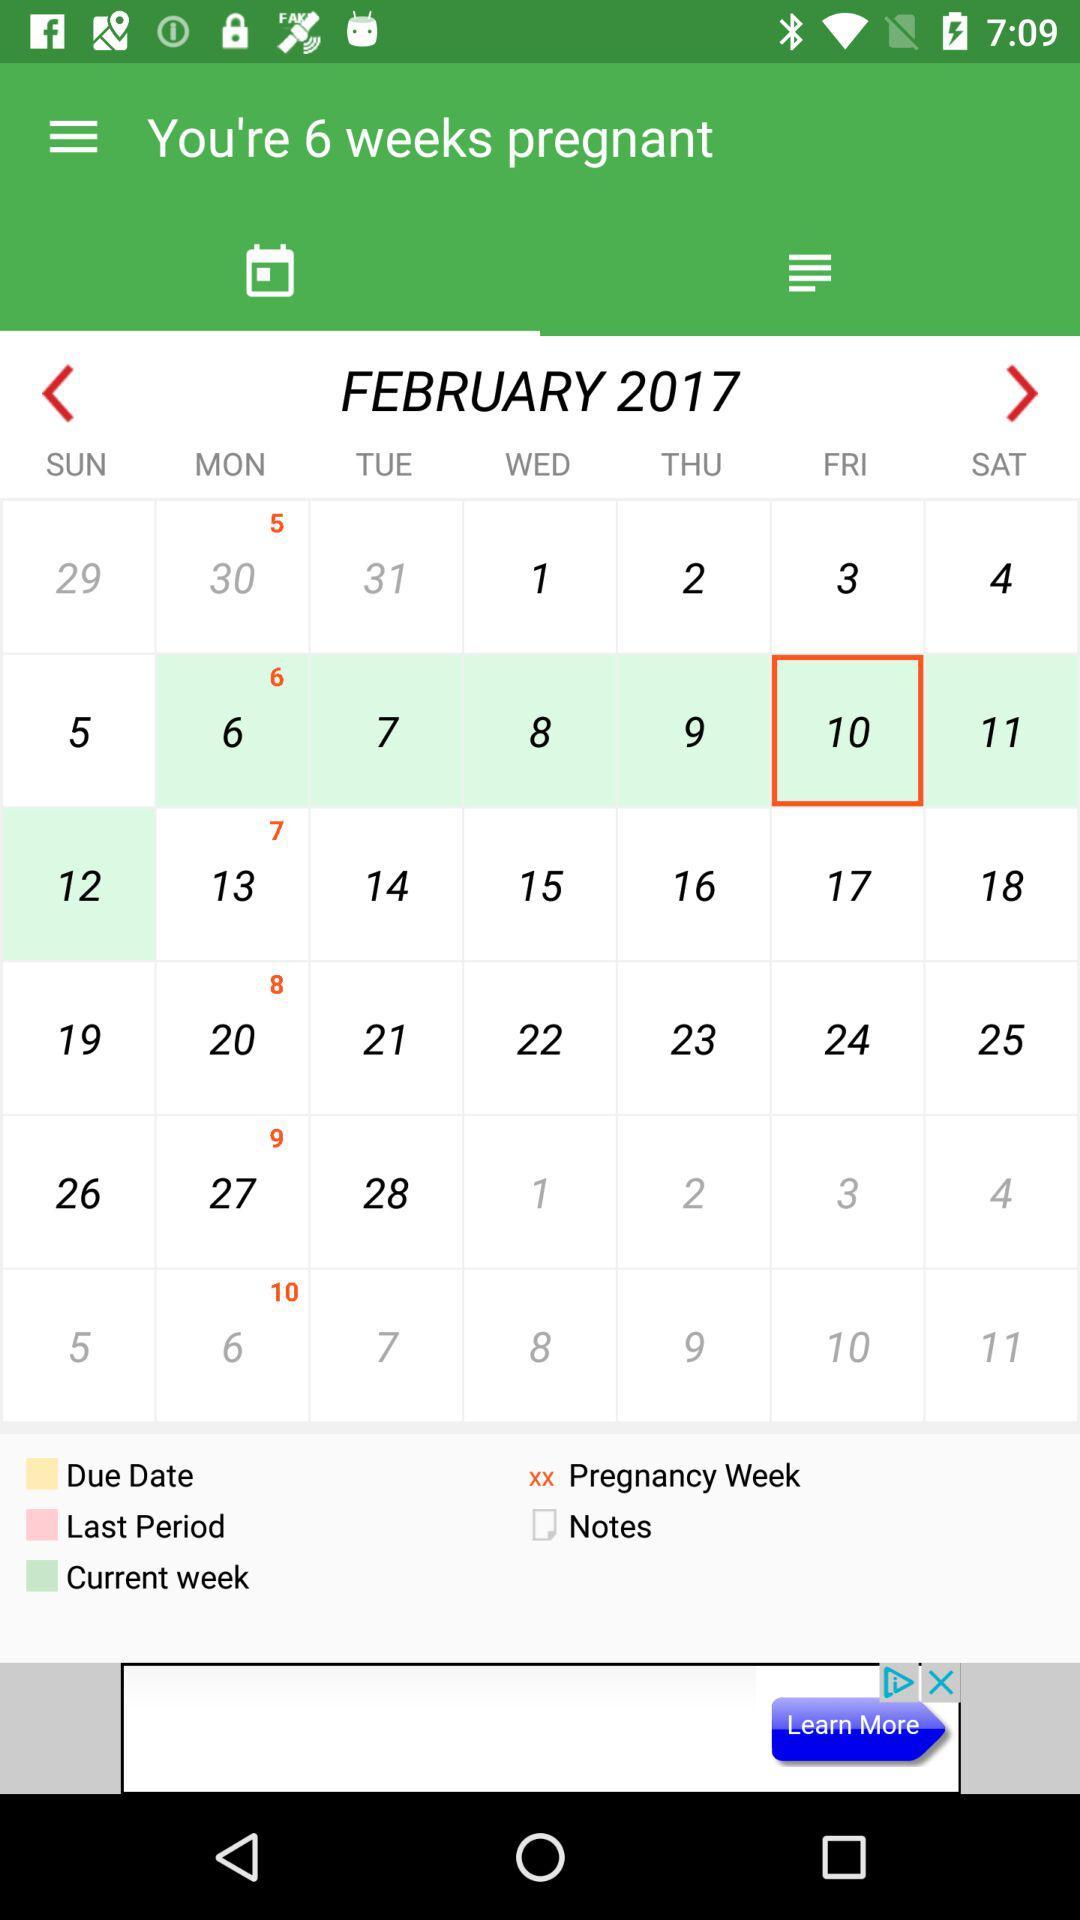  Describe the element at coordinates (56, 393) in the screenshot. I see `previous month` at that location.